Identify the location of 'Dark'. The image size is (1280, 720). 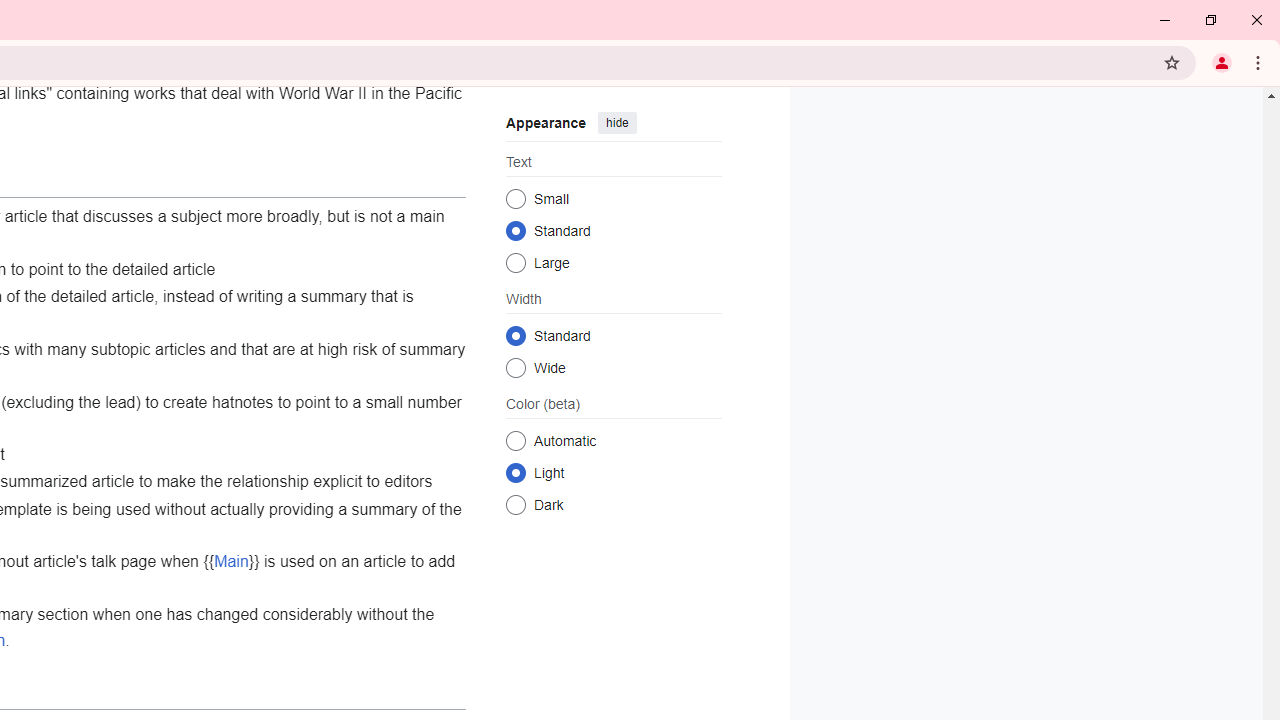
(515, 503).